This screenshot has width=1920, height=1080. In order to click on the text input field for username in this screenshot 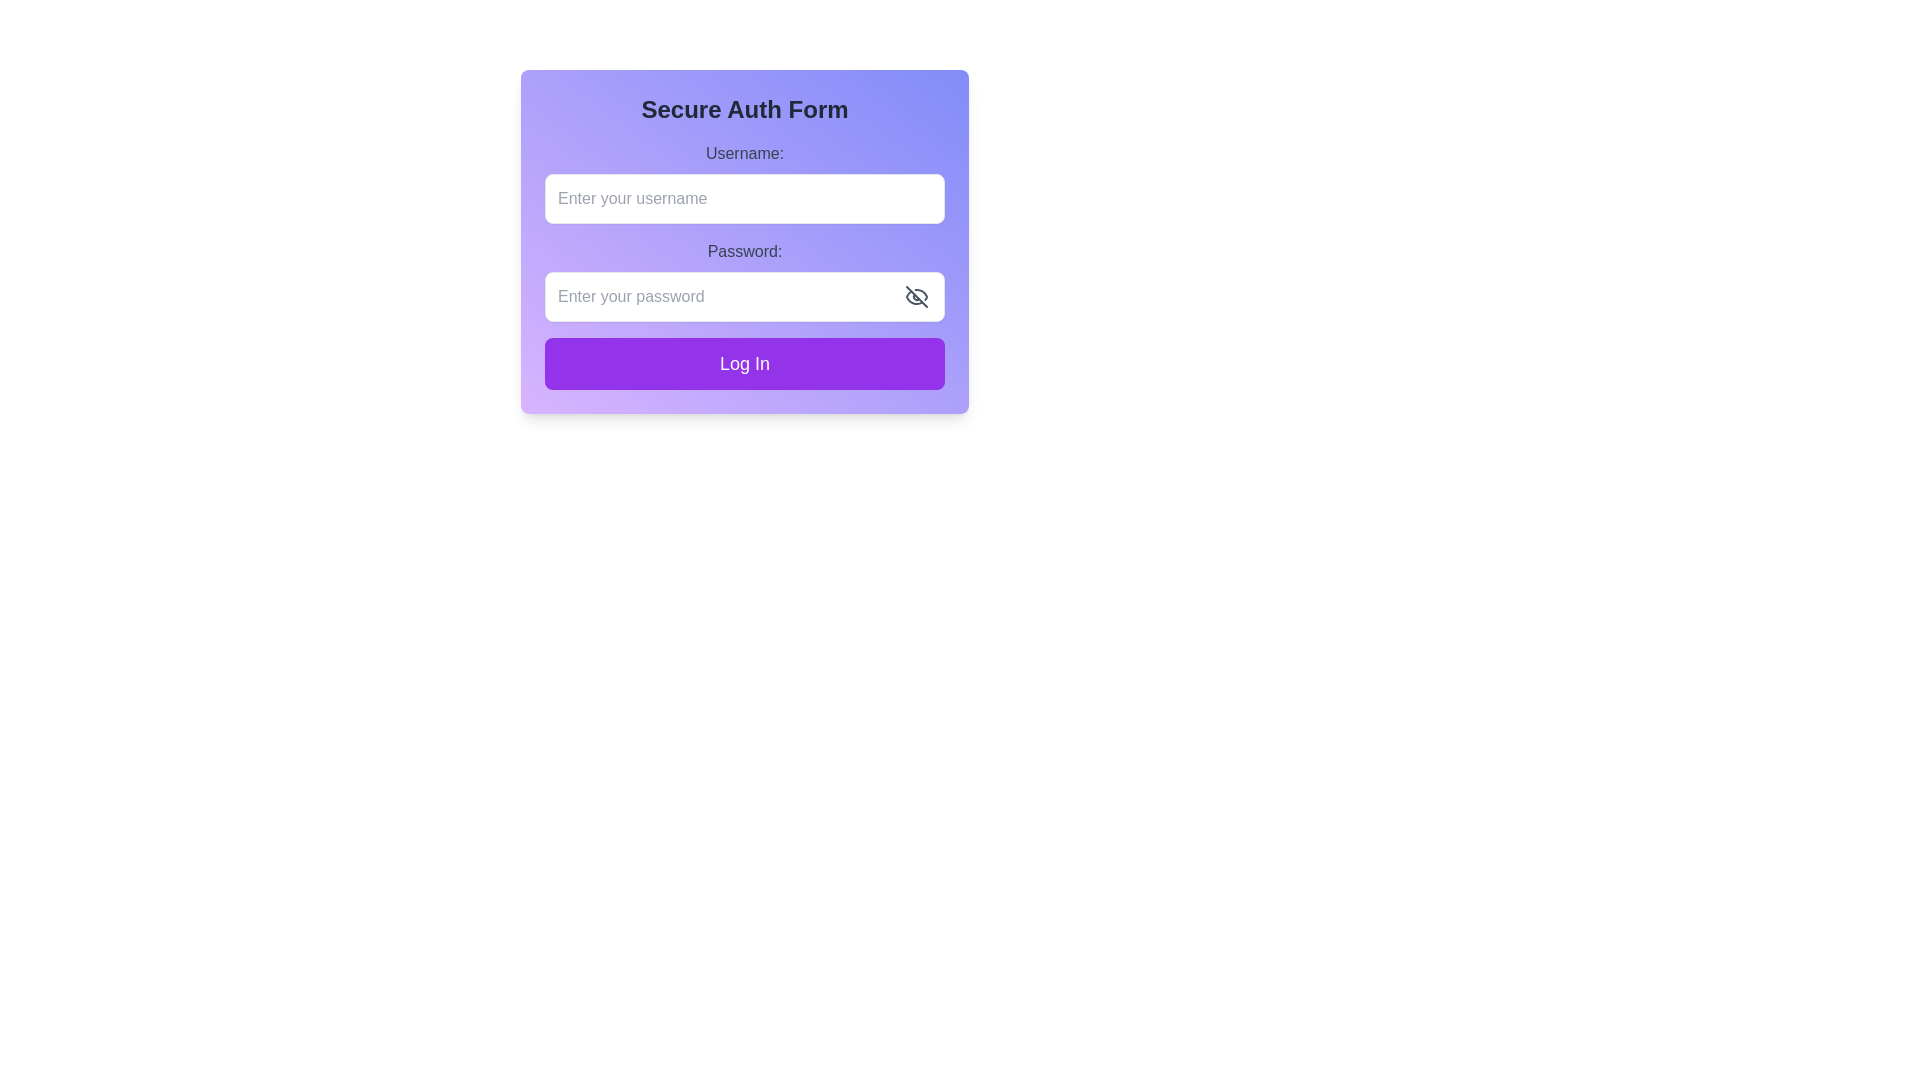, I will do `click(743, 182)`.